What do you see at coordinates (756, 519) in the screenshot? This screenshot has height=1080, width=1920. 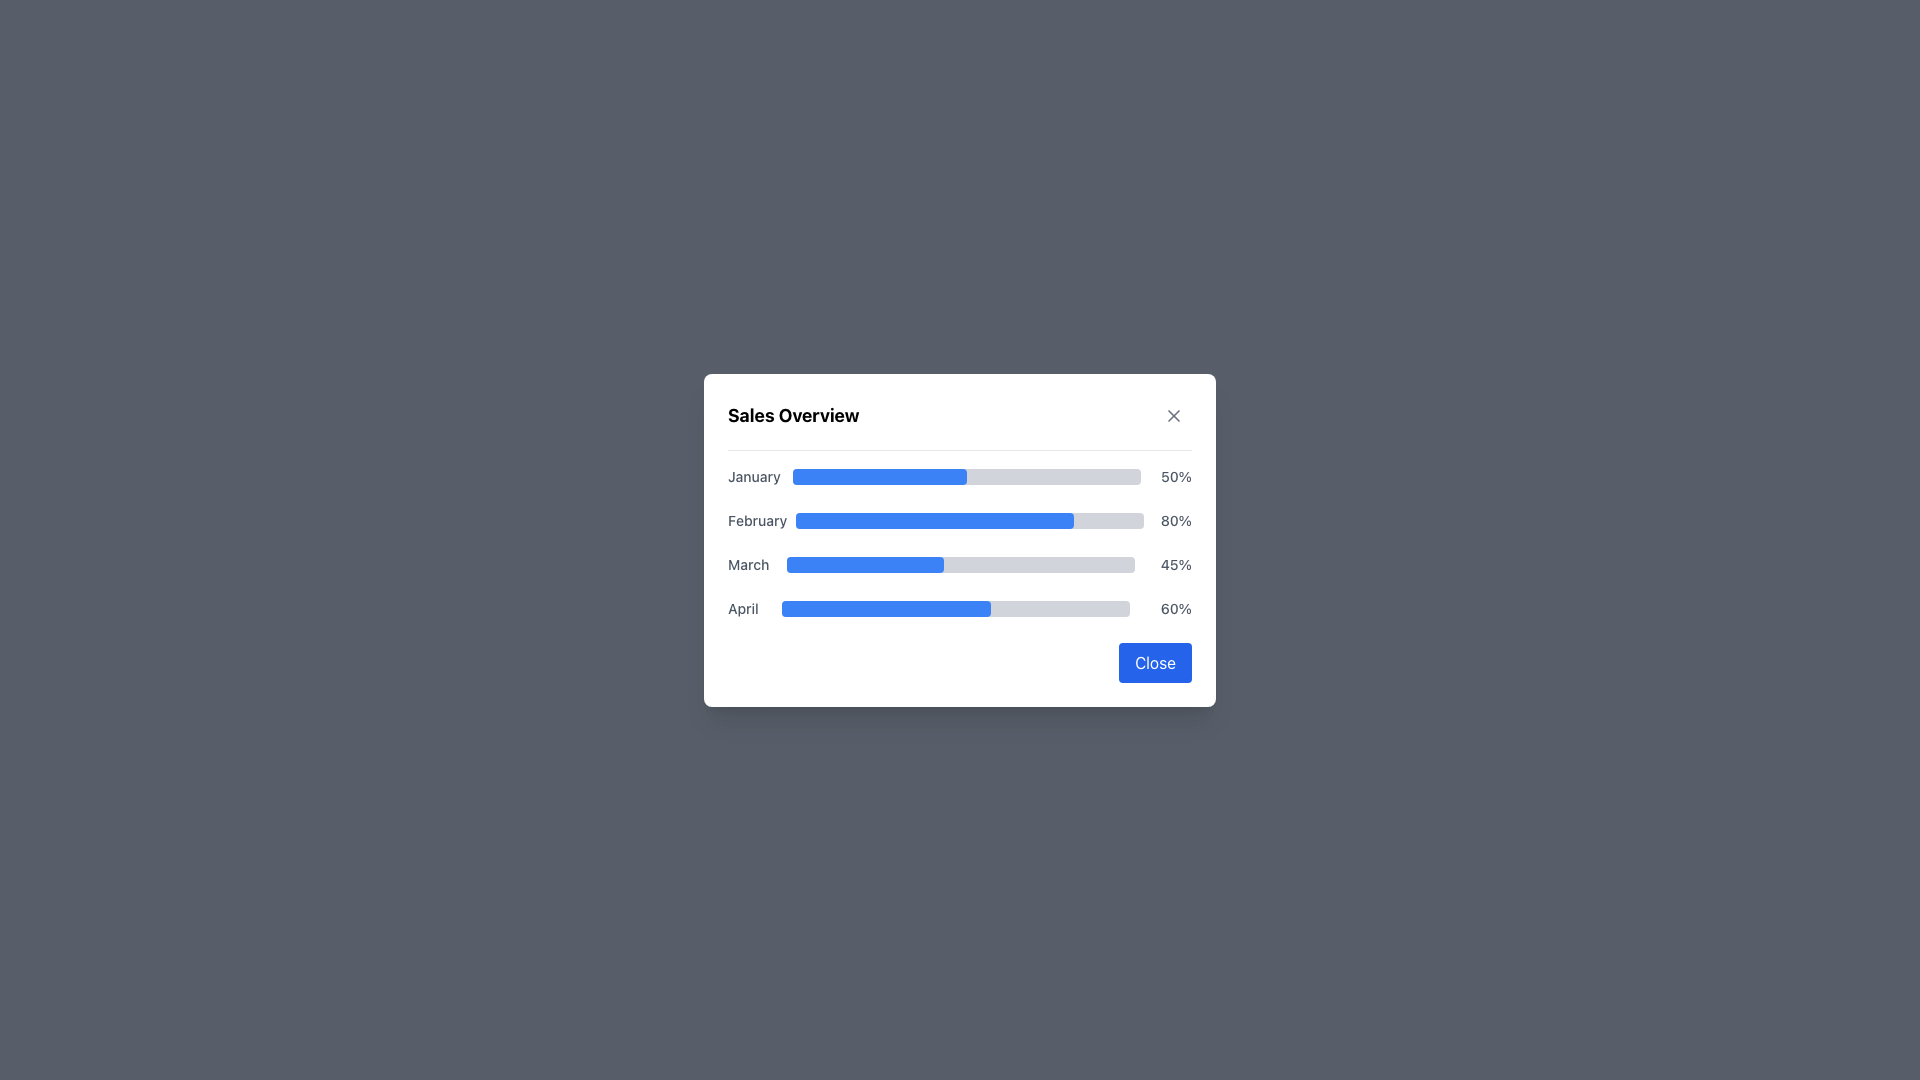 I see `the 'February' text label, which is styled with a small font size and medium weight, located in the second row of the table-like structure within the modal` at bounding box center [756, 519].